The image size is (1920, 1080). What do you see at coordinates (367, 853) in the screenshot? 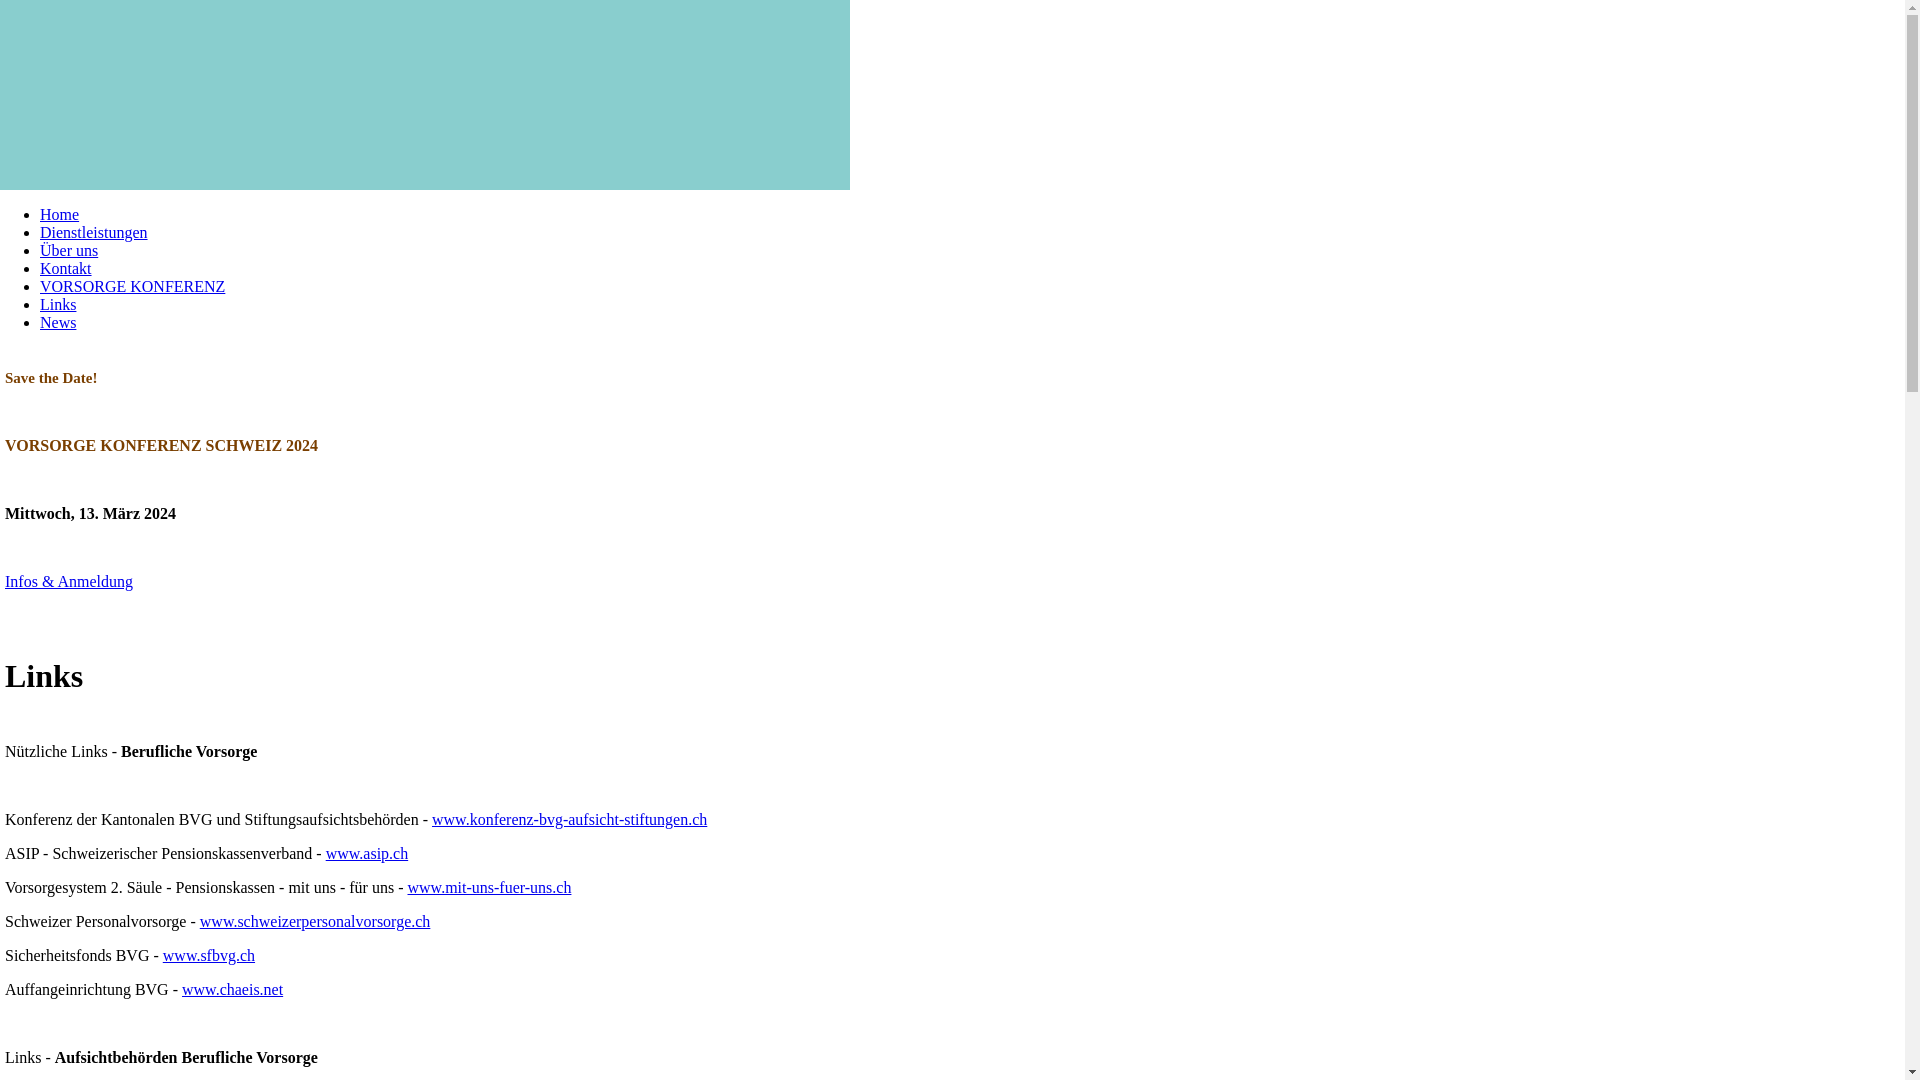
I see `'www.asip.ch'` at bounding box center [367, 853].